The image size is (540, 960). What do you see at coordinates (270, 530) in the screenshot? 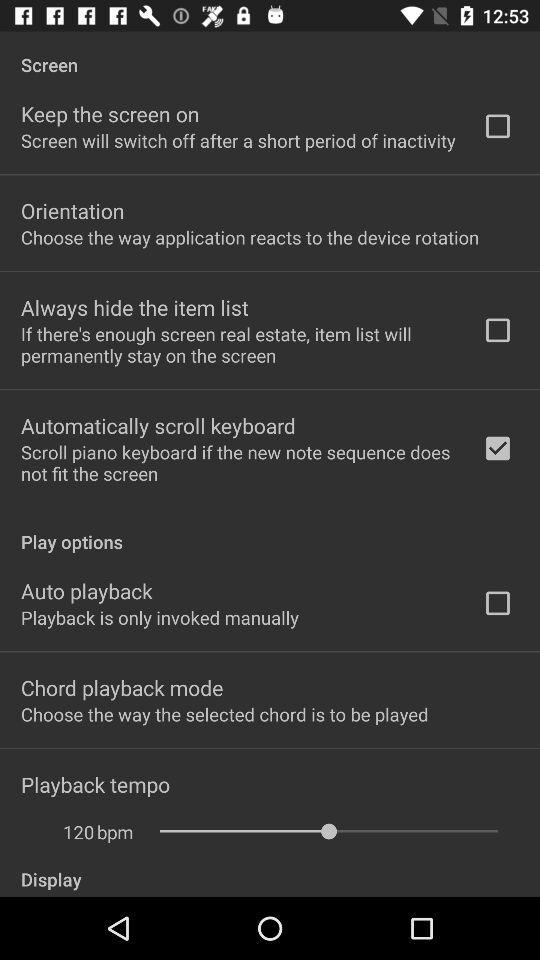
I see `the play options app` at bounding box center [270, 530].